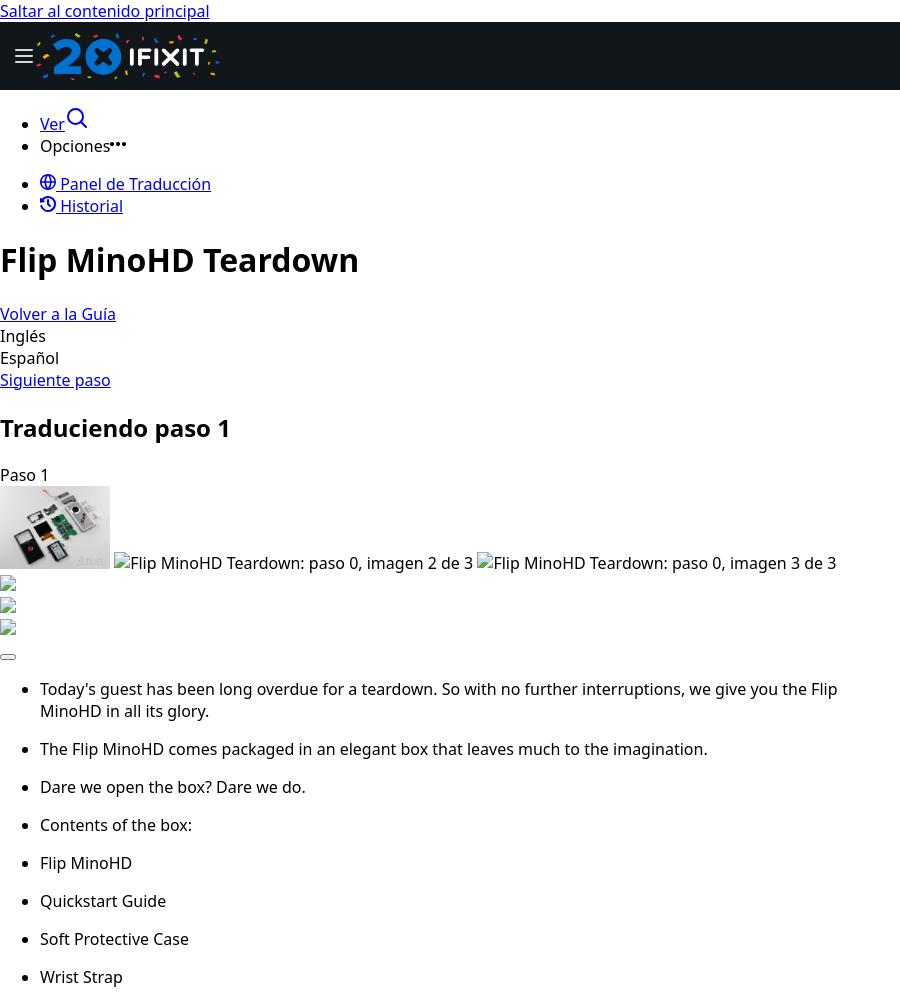 This screenshot has height=1000, width=900. Describe the element at coordinates (21, 334) in the screenshot. I see `'Inglés'` at that location.